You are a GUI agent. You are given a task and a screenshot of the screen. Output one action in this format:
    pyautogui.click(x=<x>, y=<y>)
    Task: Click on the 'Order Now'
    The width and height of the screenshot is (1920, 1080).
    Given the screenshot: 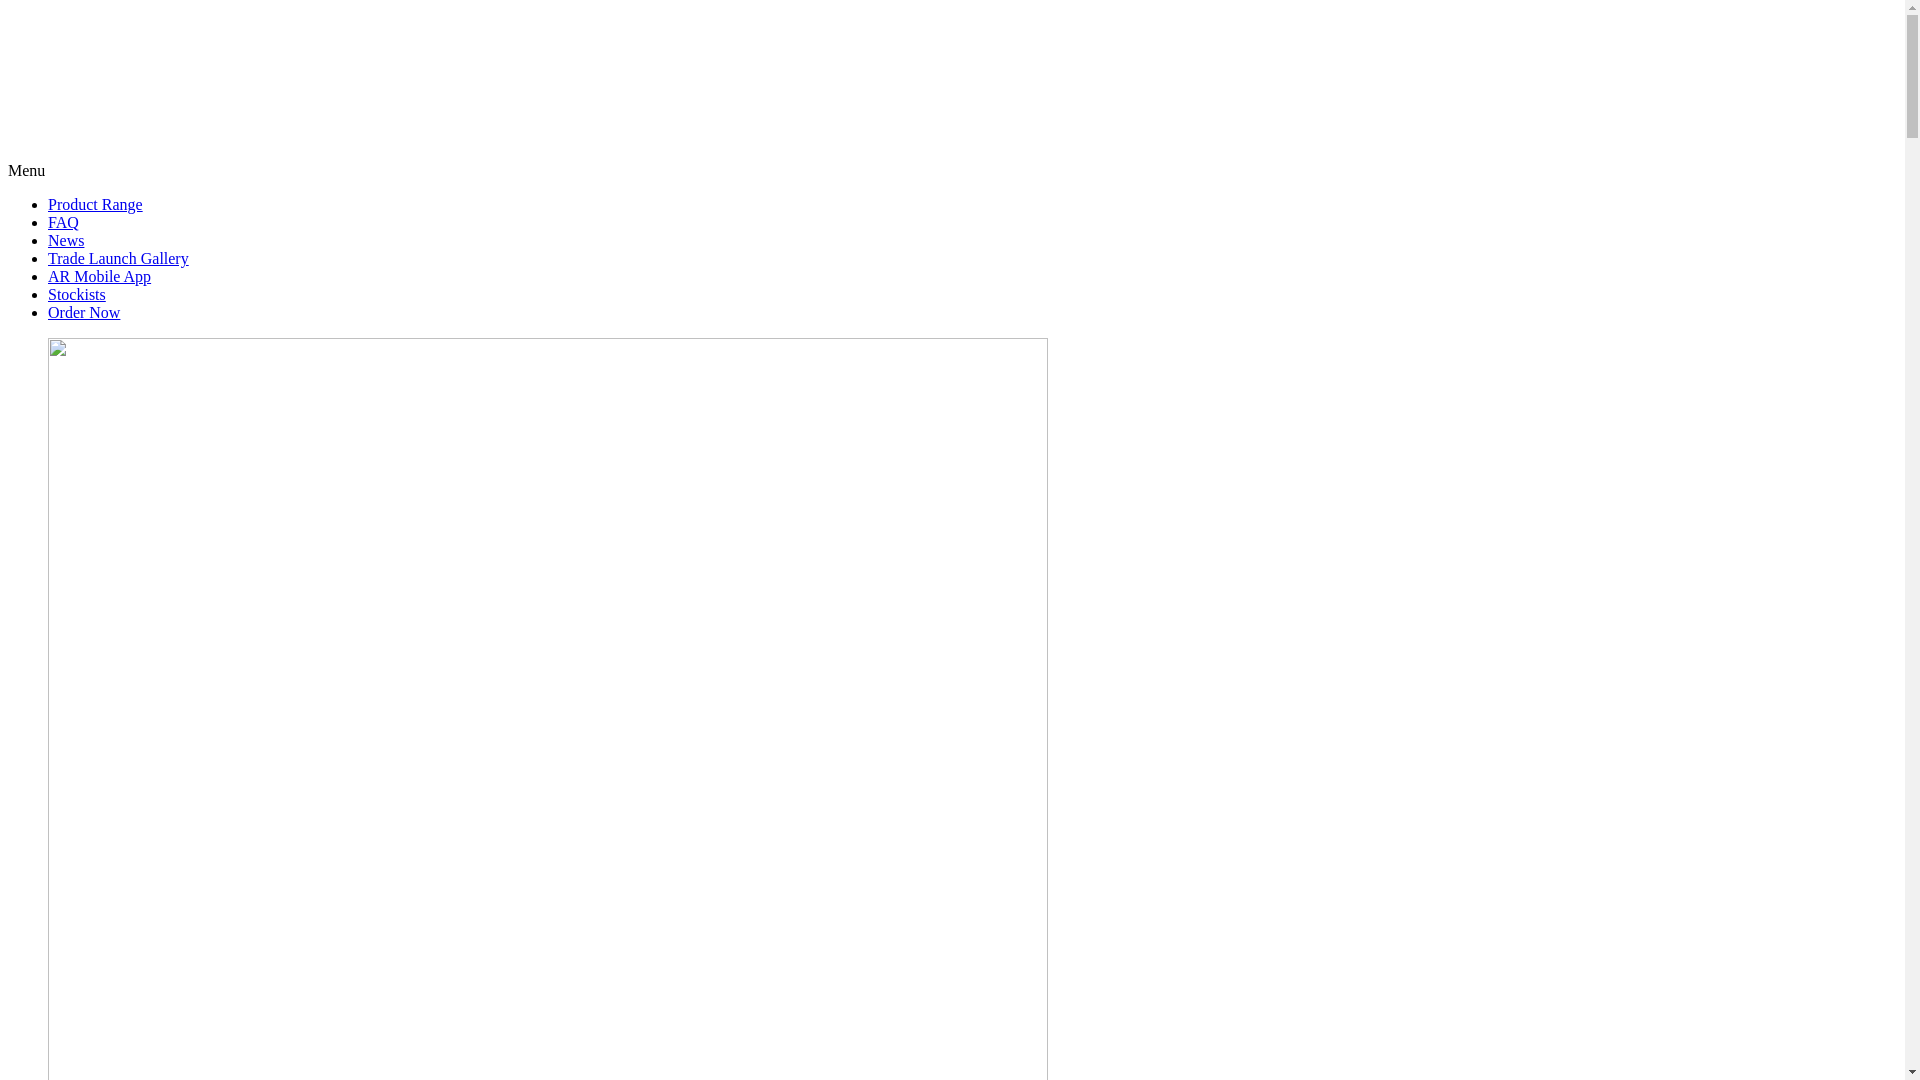 What is the action you would take?
    pyautogui.click(x=82, y=312)
    